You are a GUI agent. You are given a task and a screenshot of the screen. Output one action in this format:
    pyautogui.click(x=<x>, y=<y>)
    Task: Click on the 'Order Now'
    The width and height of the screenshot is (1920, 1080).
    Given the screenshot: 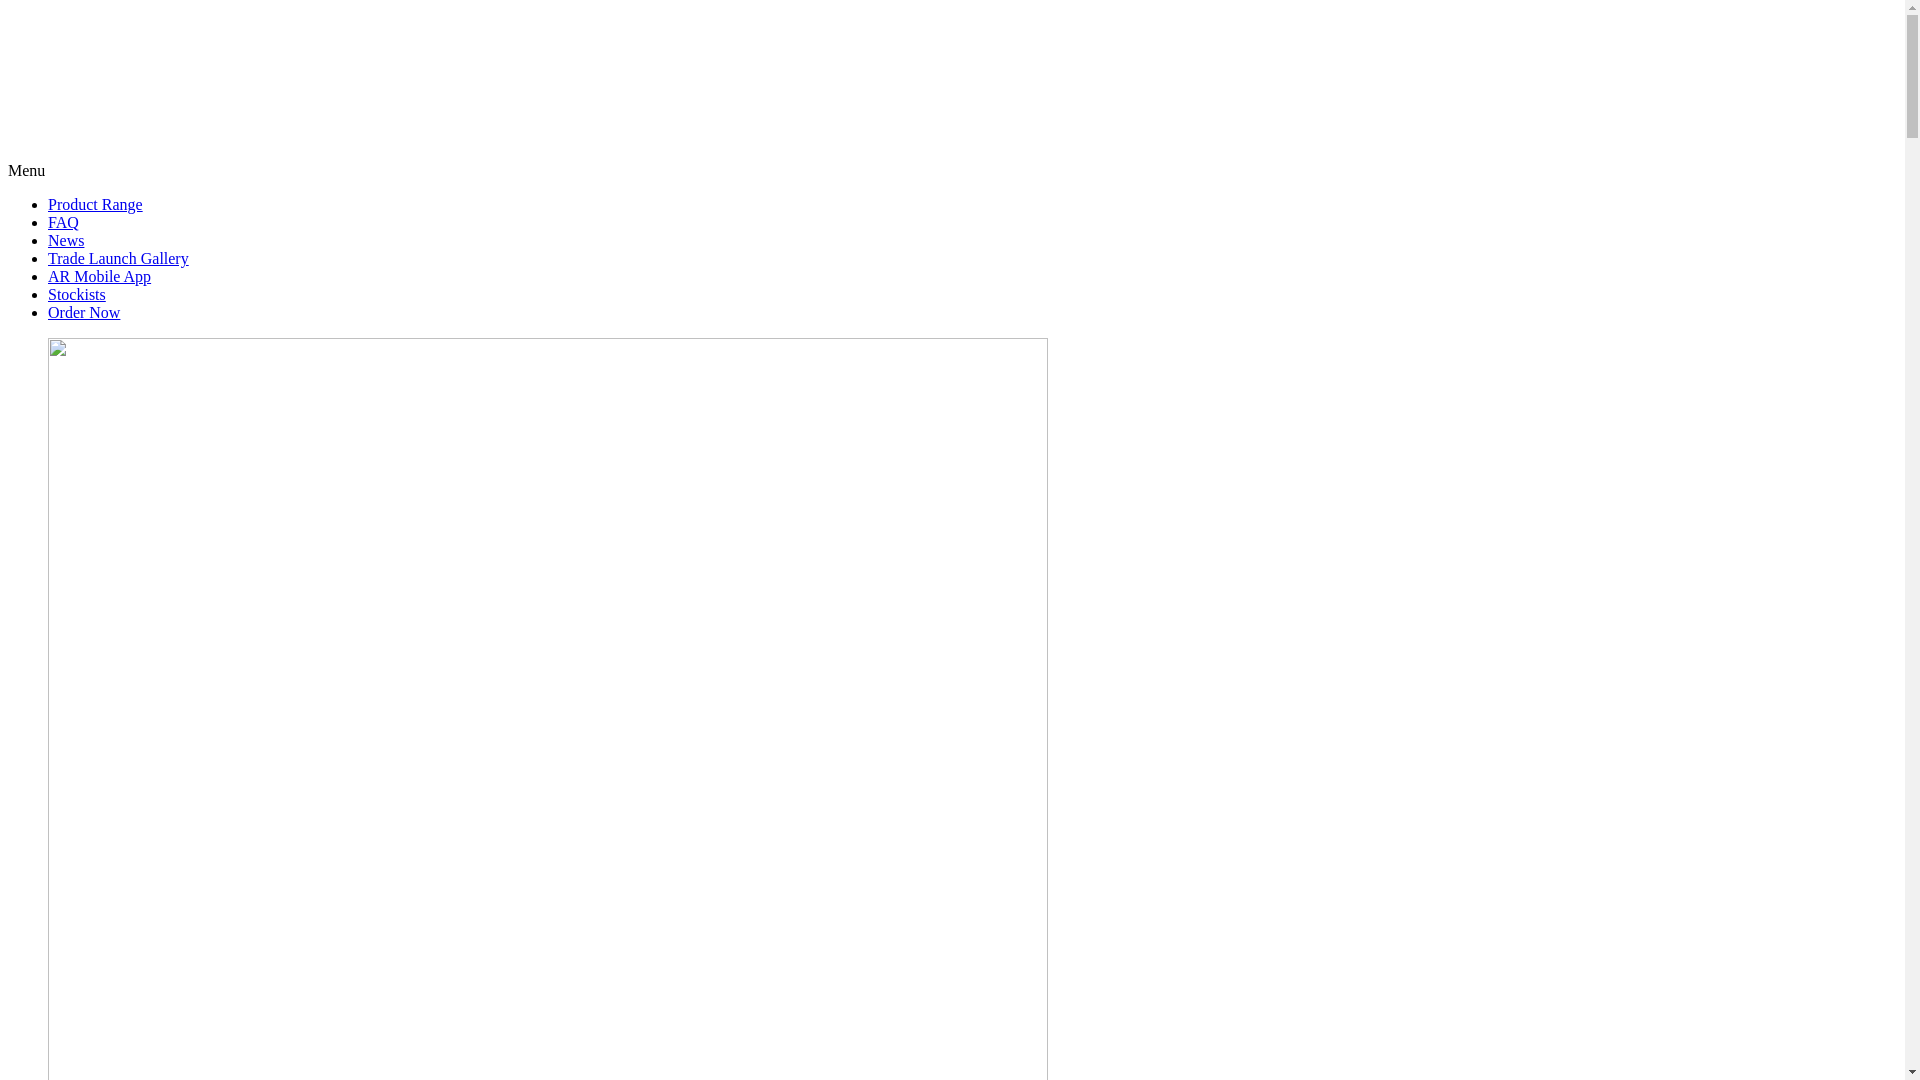 What is the action you would take?
    pyautogui.click(x=82, y=312)
    